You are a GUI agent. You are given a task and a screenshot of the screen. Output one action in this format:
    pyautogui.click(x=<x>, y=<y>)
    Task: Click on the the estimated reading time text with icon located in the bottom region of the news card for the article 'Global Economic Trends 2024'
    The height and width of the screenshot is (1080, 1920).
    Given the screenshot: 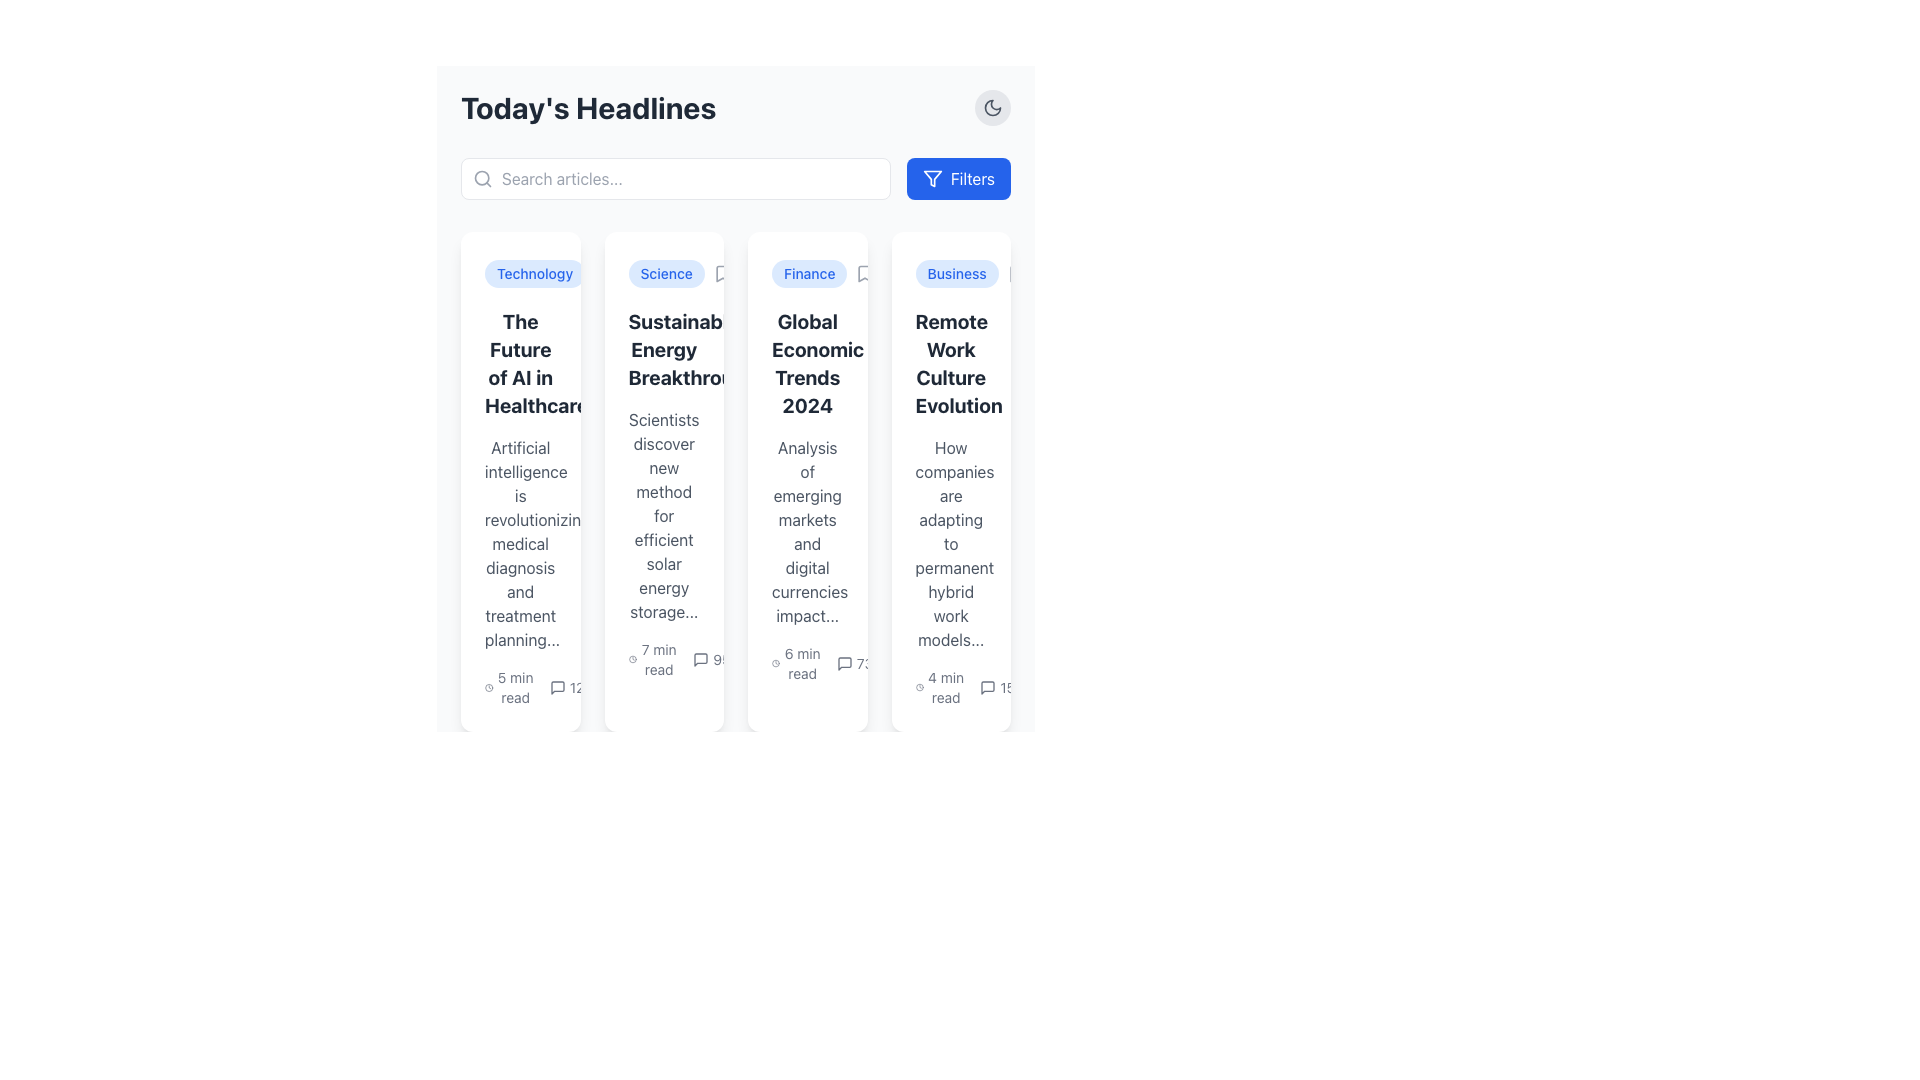 What is the action you would take?
    pyautogui.click(x=795, y=663)
    